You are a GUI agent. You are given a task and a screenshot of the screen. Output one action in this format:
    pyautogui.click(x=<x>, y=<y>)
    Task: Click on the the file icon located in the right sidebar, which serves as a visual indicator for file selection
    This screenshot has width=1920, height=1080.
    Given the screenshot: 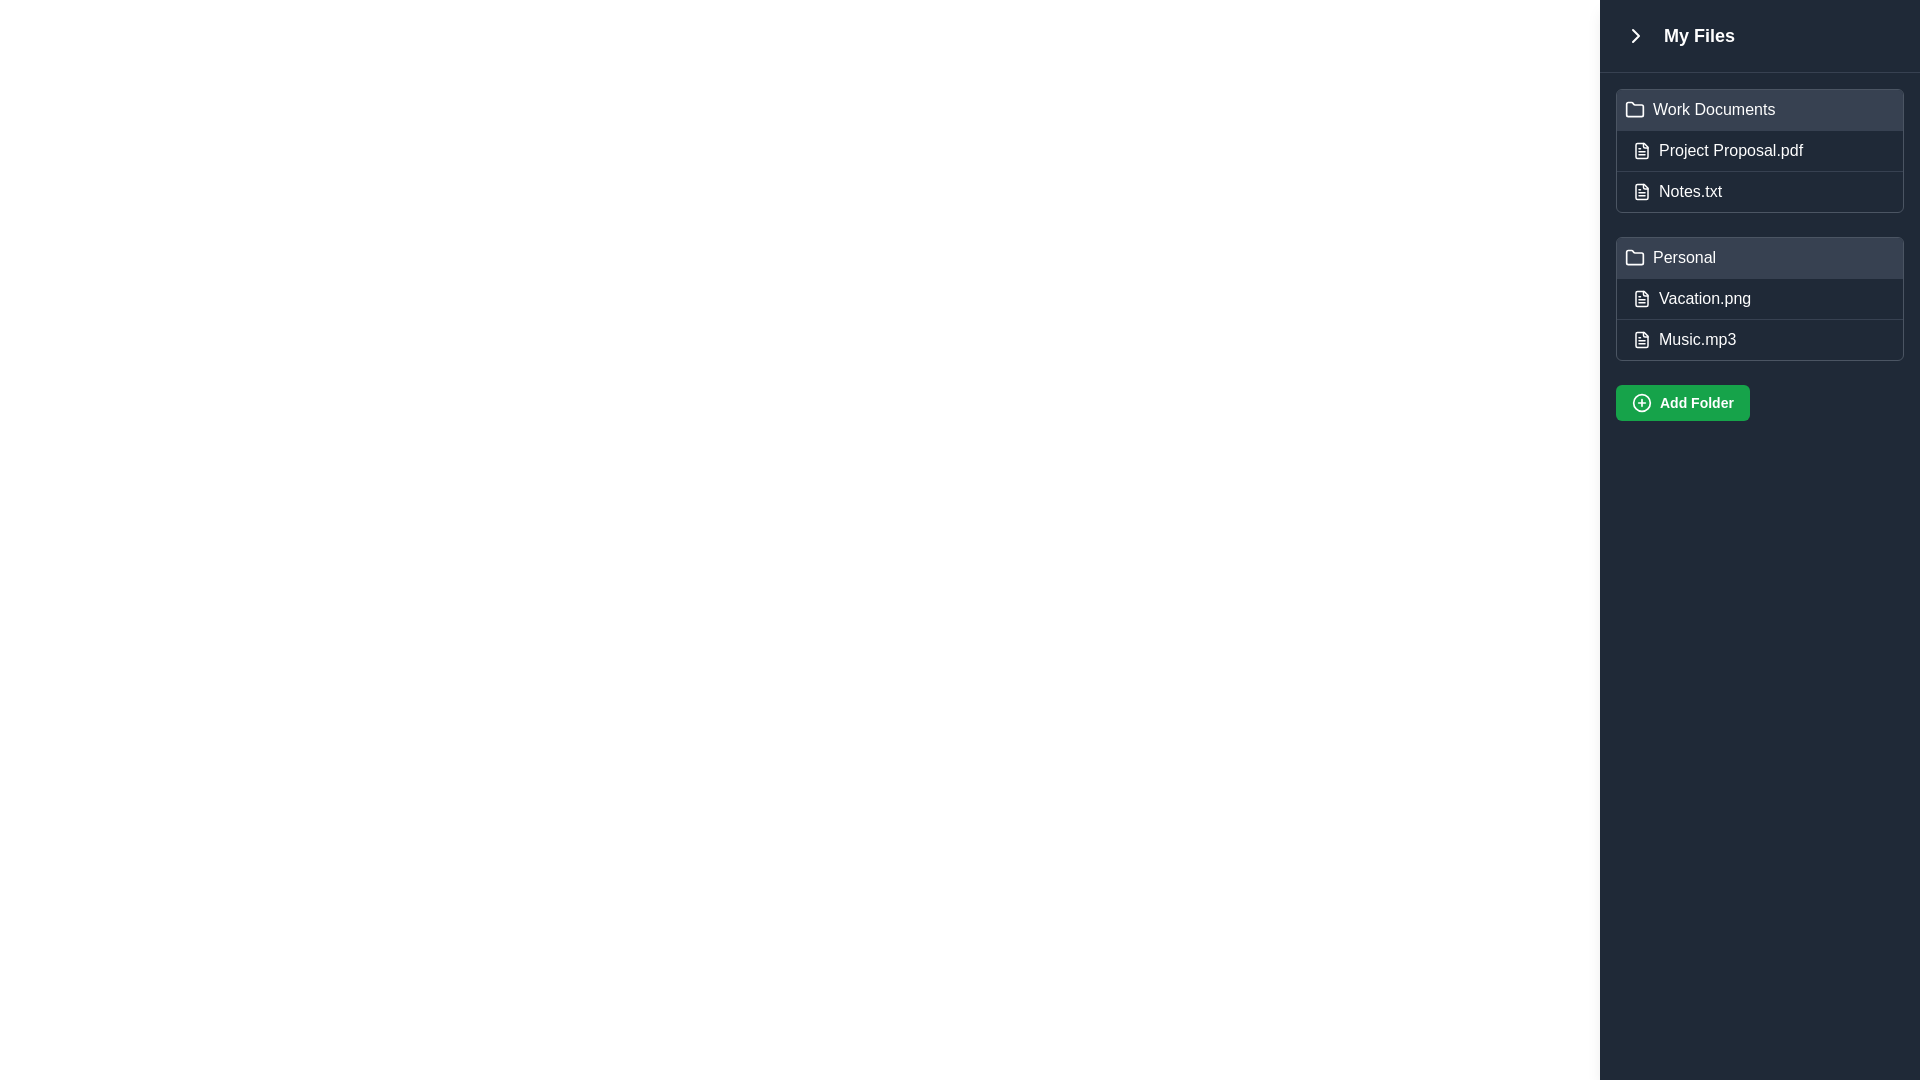 What is the action you would take?
    pyautogui.click(x=1641, y=192)
    